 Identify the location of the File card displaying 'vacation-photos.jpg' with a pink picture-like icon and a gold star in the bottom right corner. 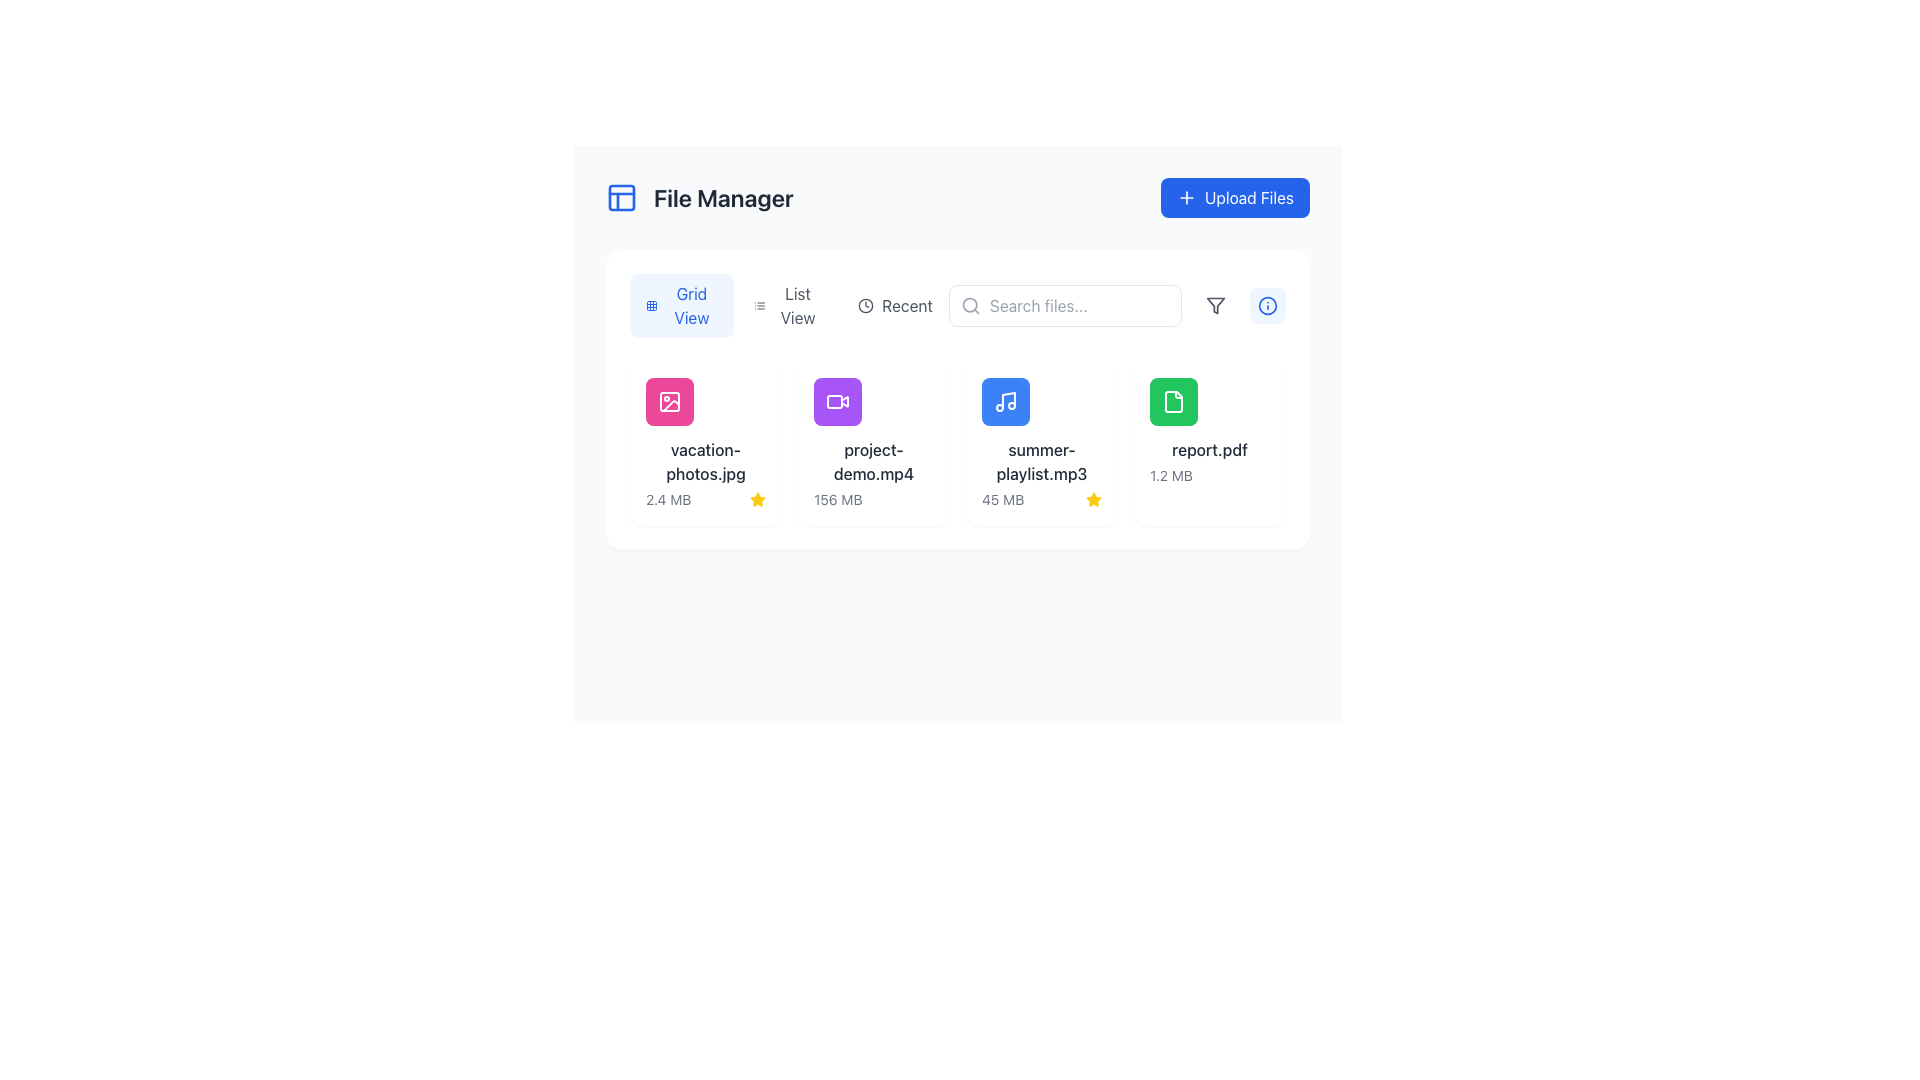
(705, 442).